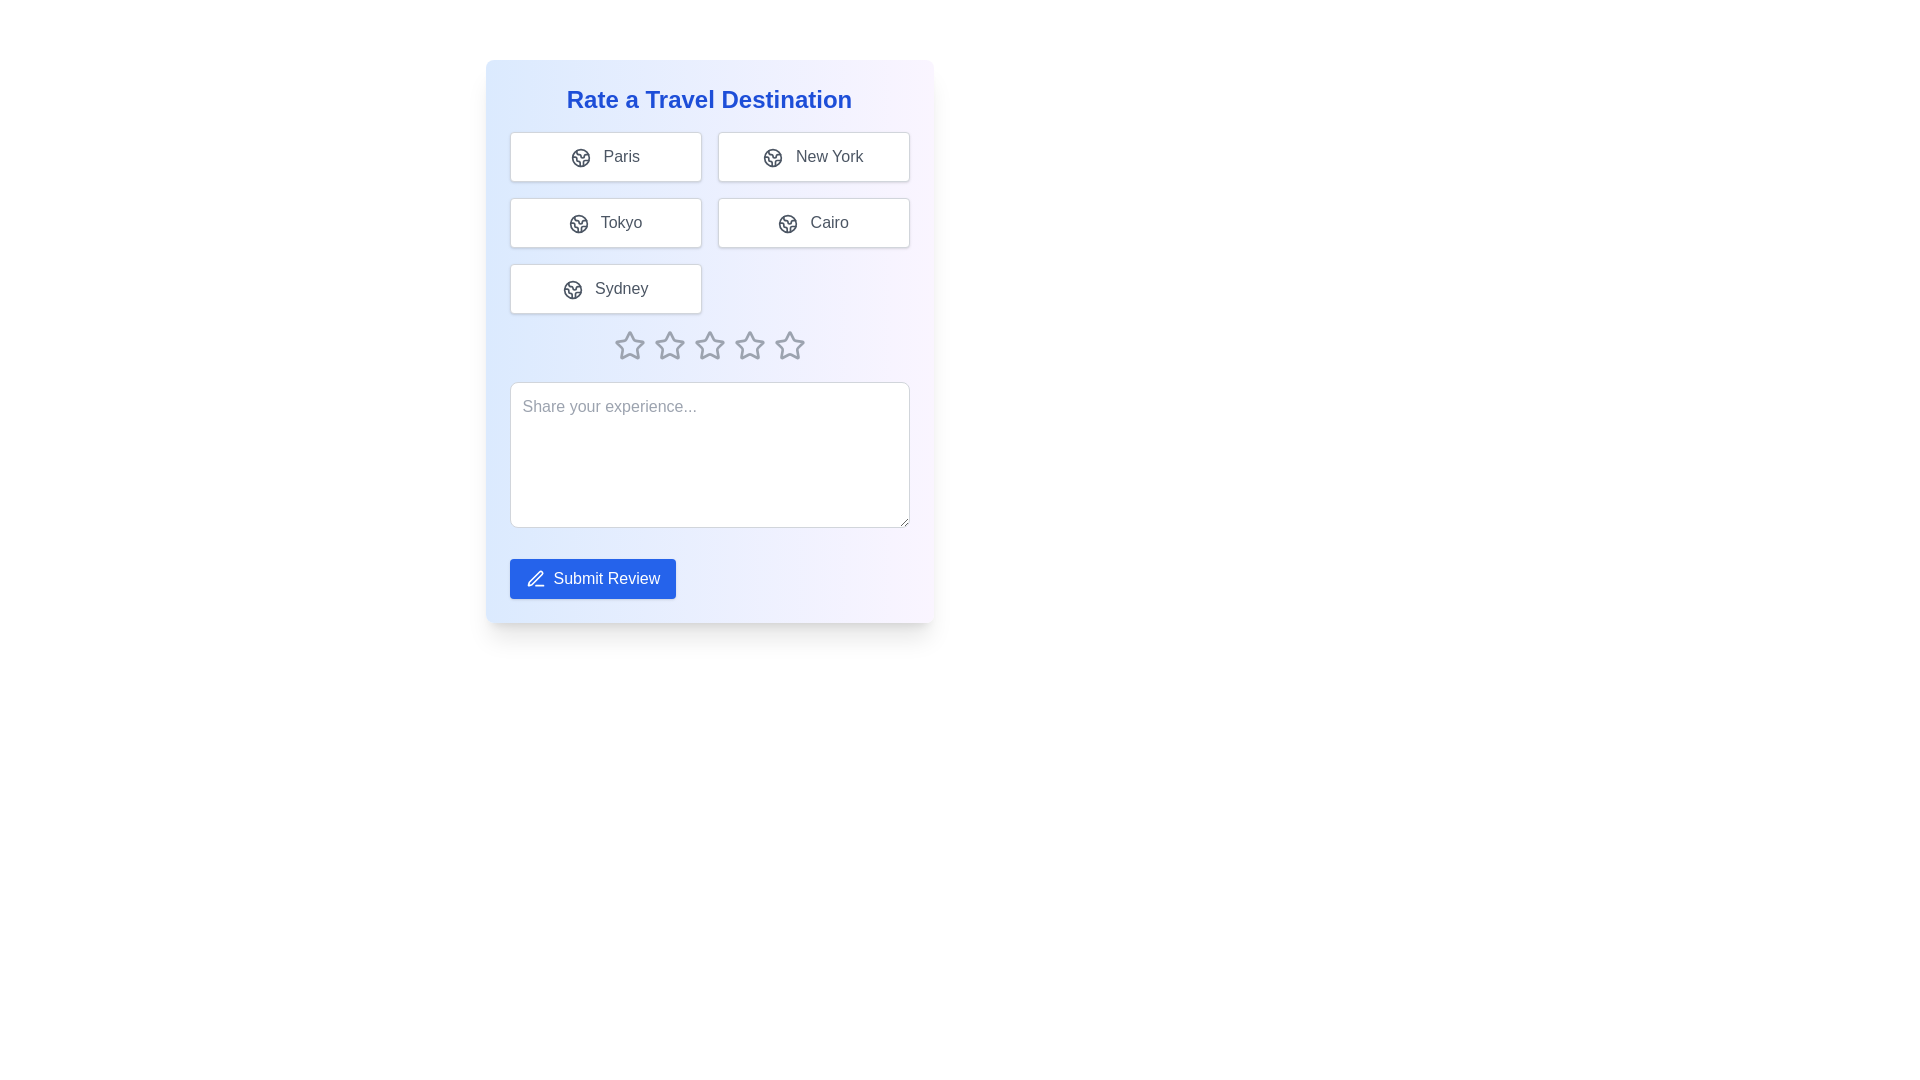  Describe the element at coordinates (709, 344) in the screenshot. I see `the third star in the rating system` at that location.